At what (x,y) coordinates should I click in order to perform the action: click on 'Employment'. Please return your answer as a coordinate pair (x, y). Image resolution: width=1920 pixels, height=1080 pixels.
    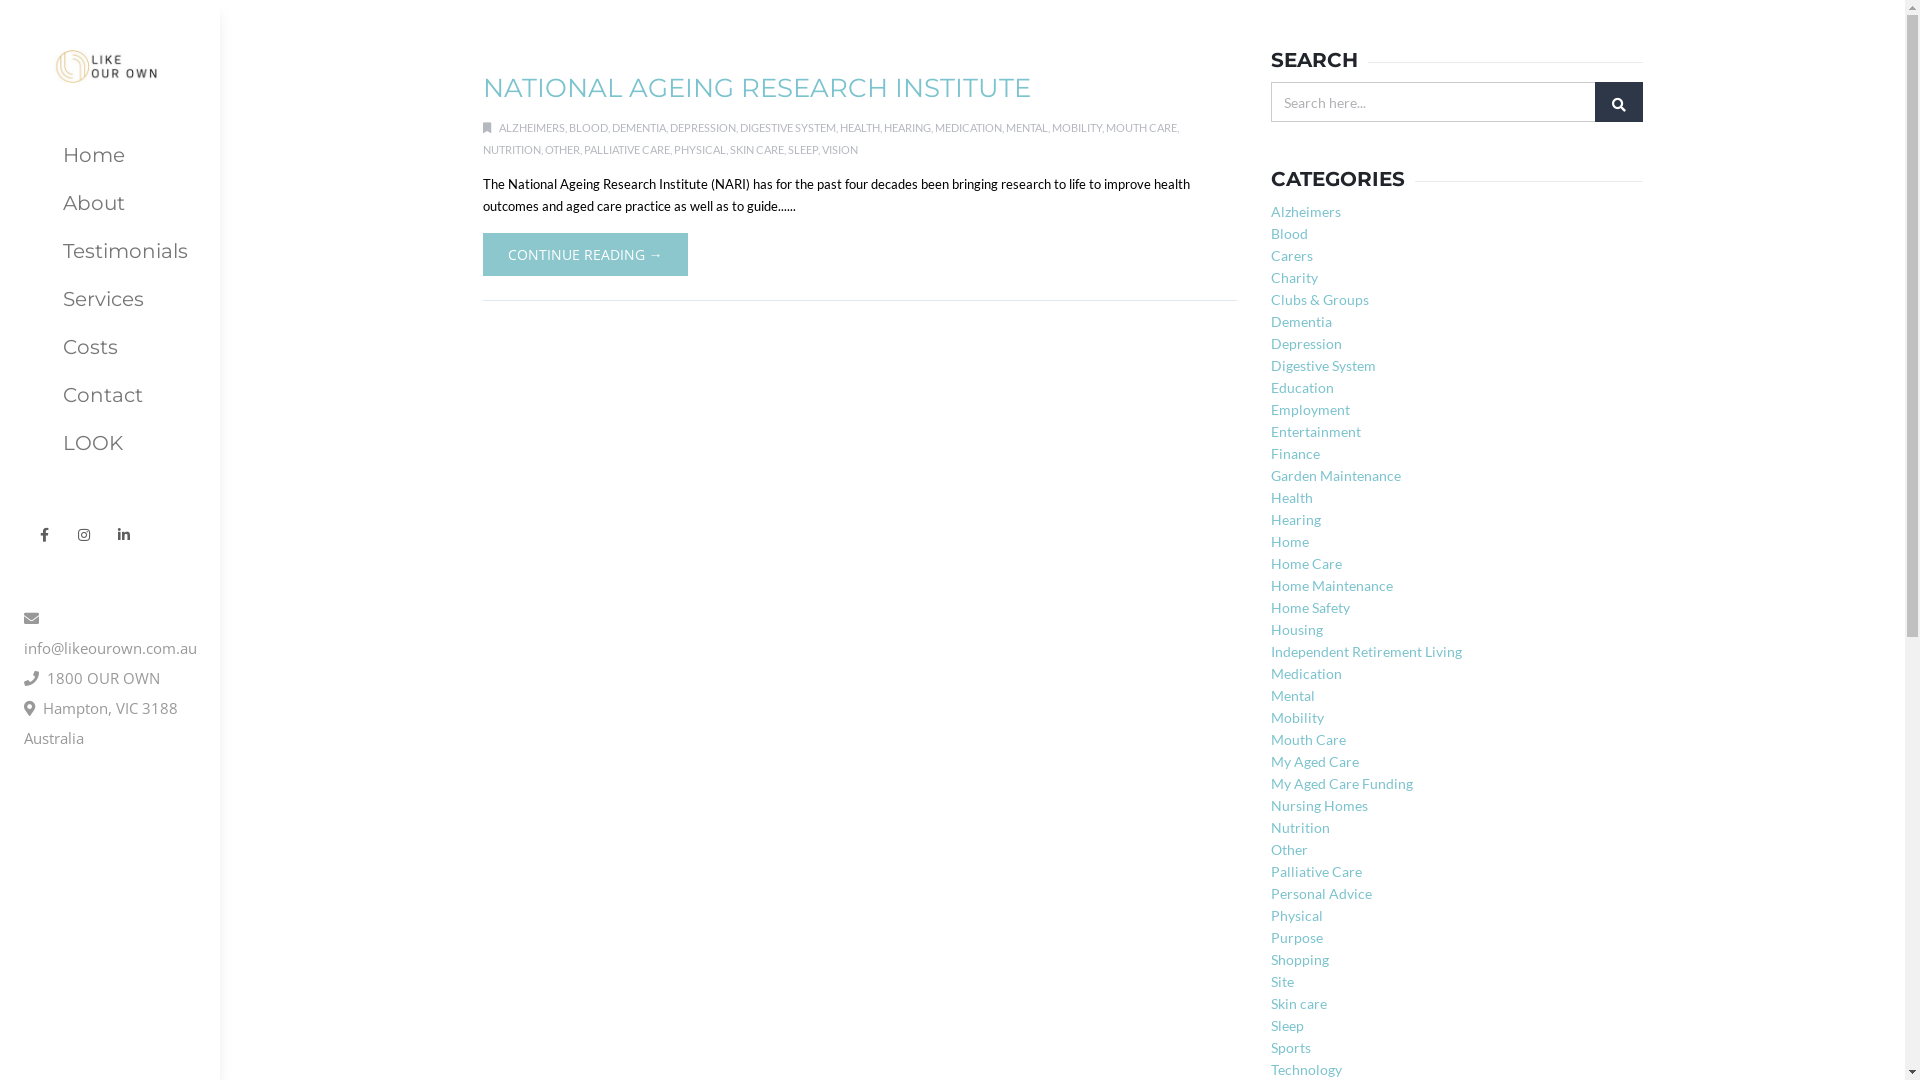
    Looking at the image, I should click on (1310, 408).